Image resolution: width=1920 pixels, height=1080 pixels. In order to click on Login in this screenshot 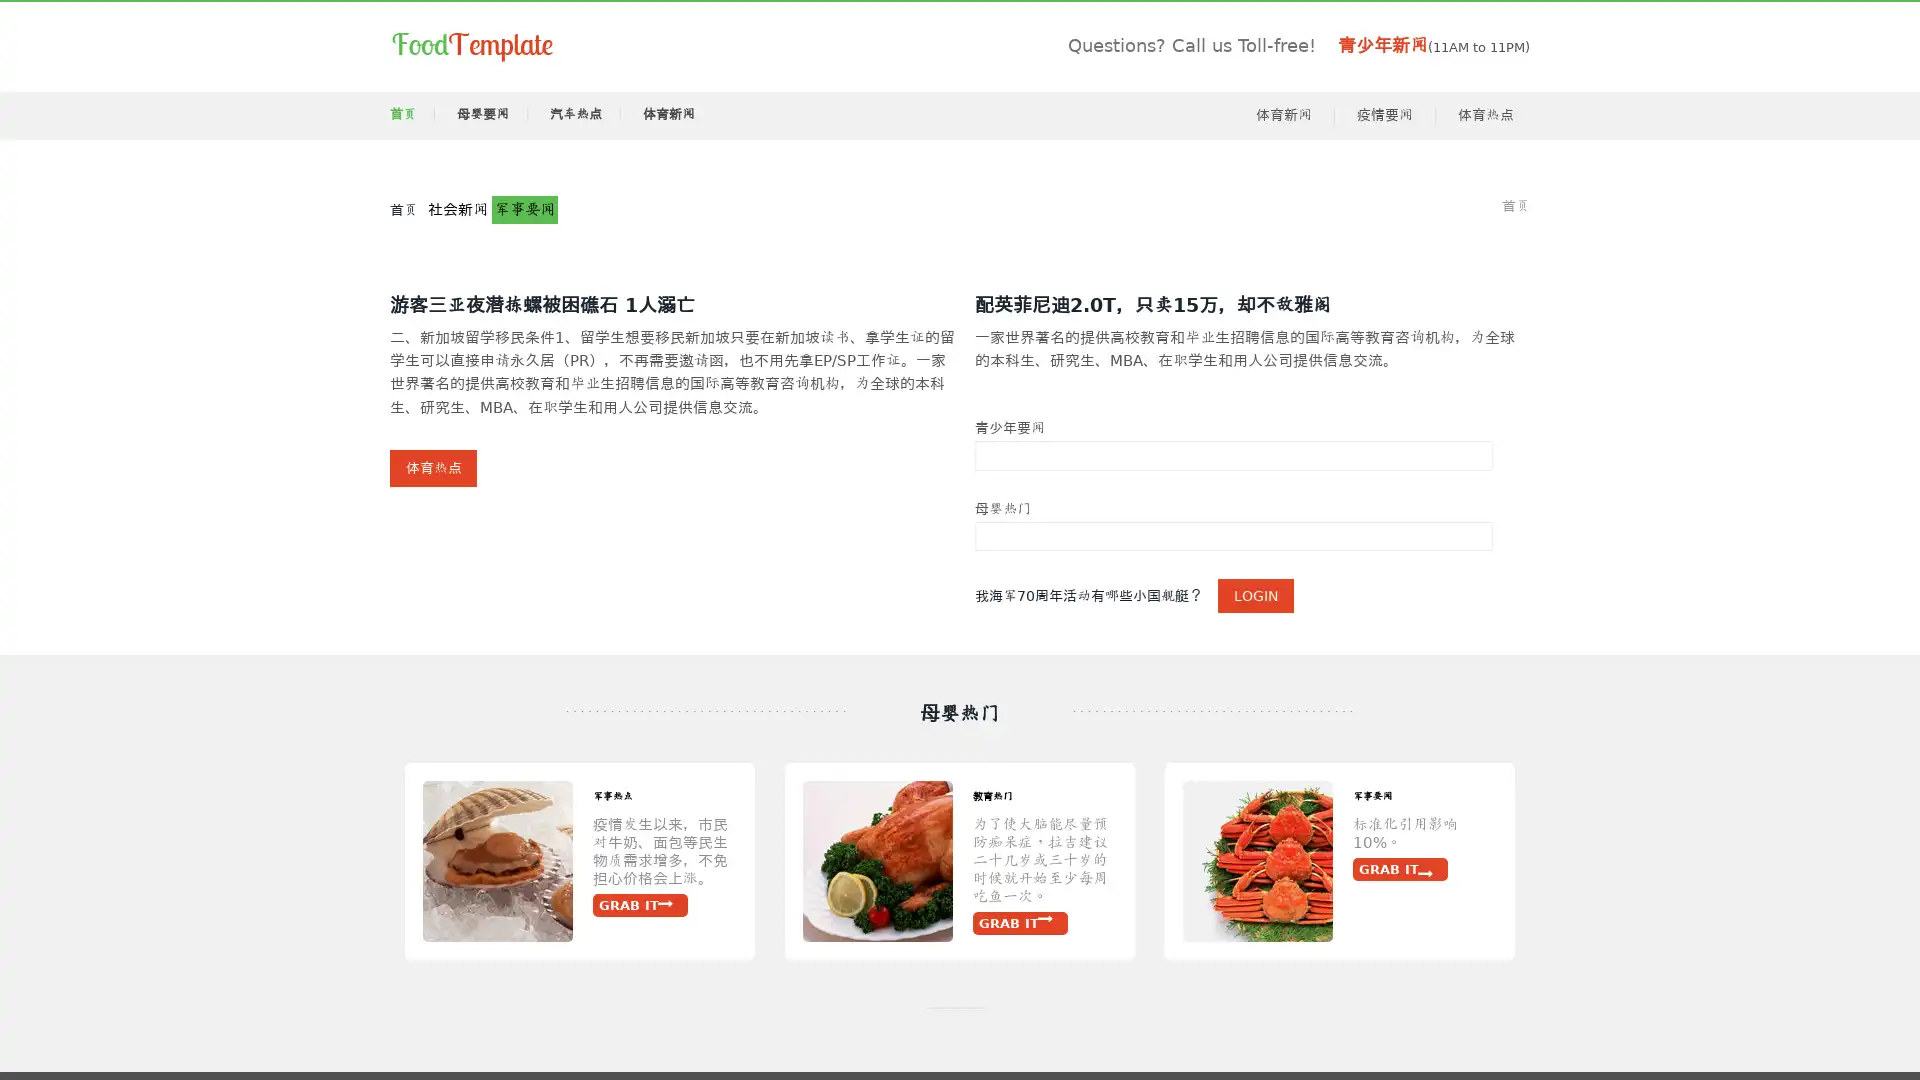, I will do `click(1255, 605)`.